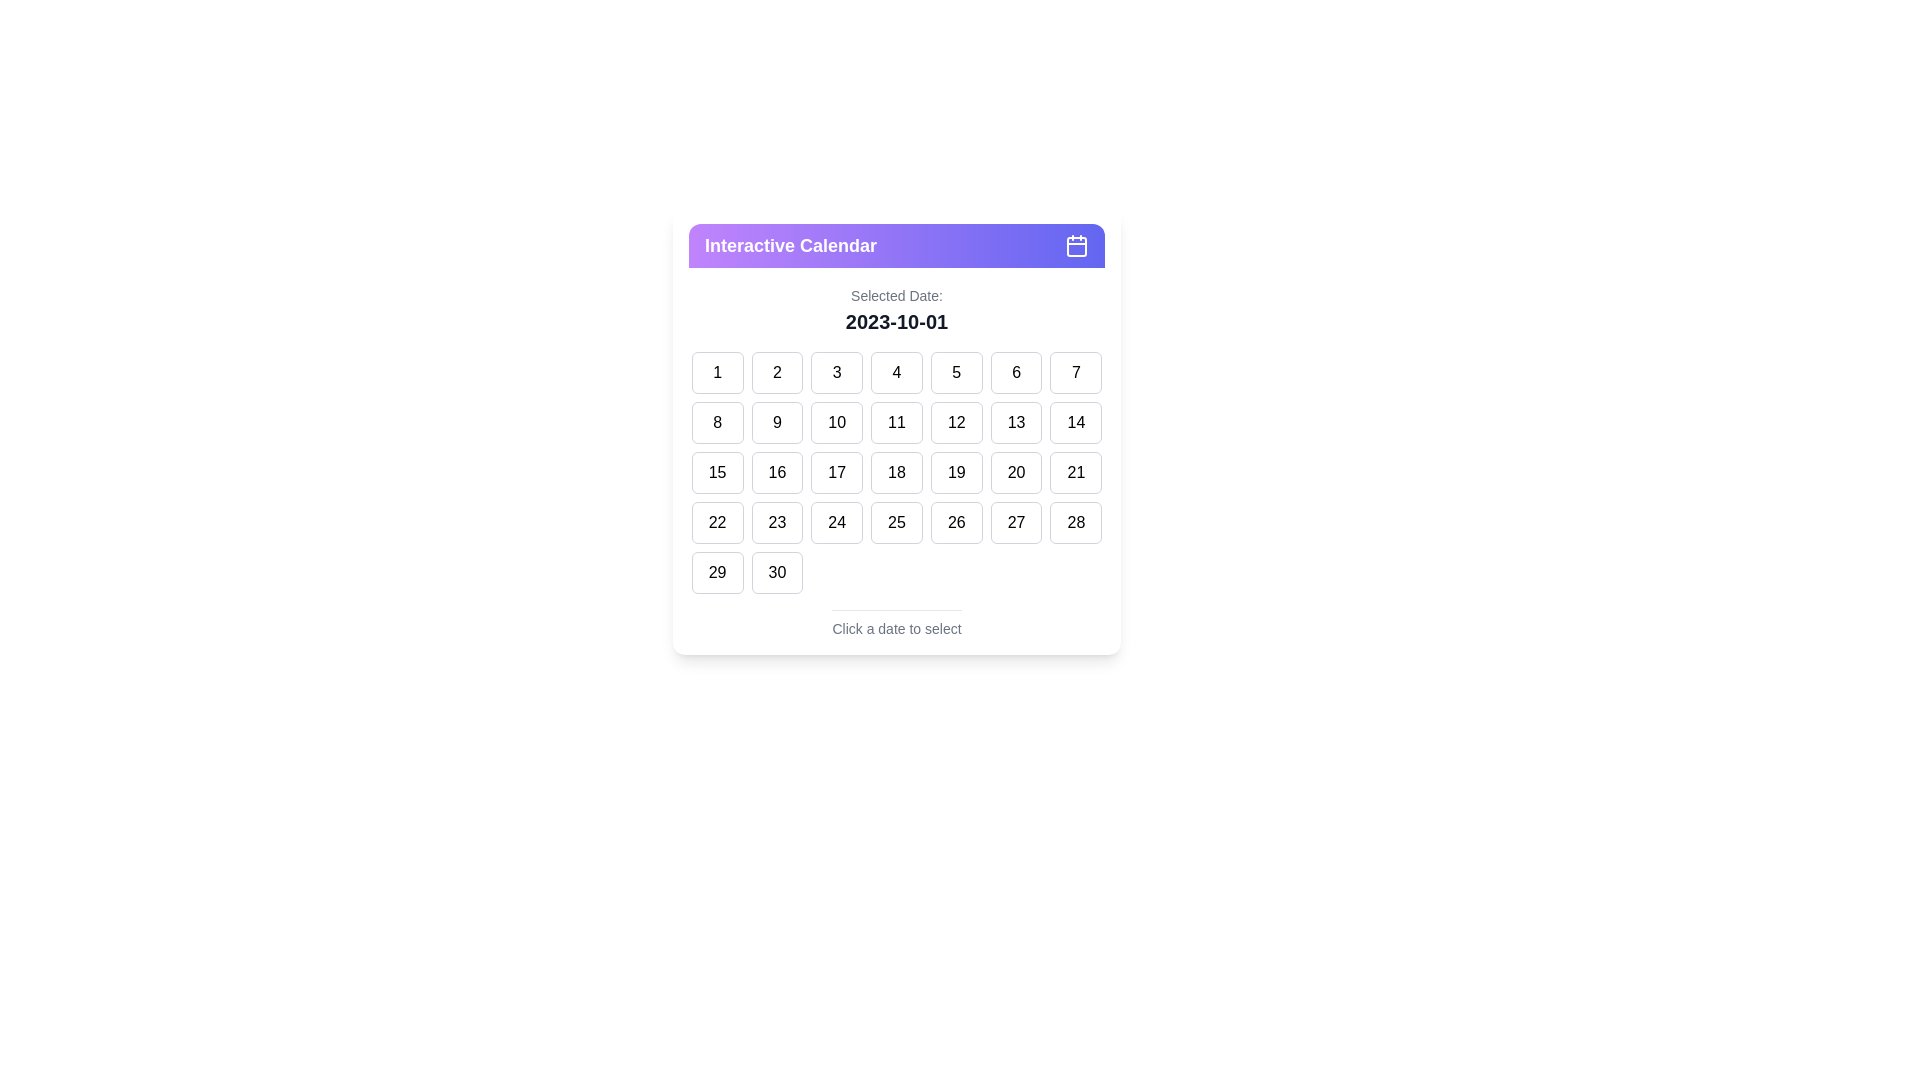 This screenshot has width=1920, height=1080. What do you see at coordinates (896, 309) in the screenshot?
I see `the Text Display element that shows the currently selected date in the calendar interface, positioned below the 'Interactive Calendar' header` at bounding box center [896, 309].